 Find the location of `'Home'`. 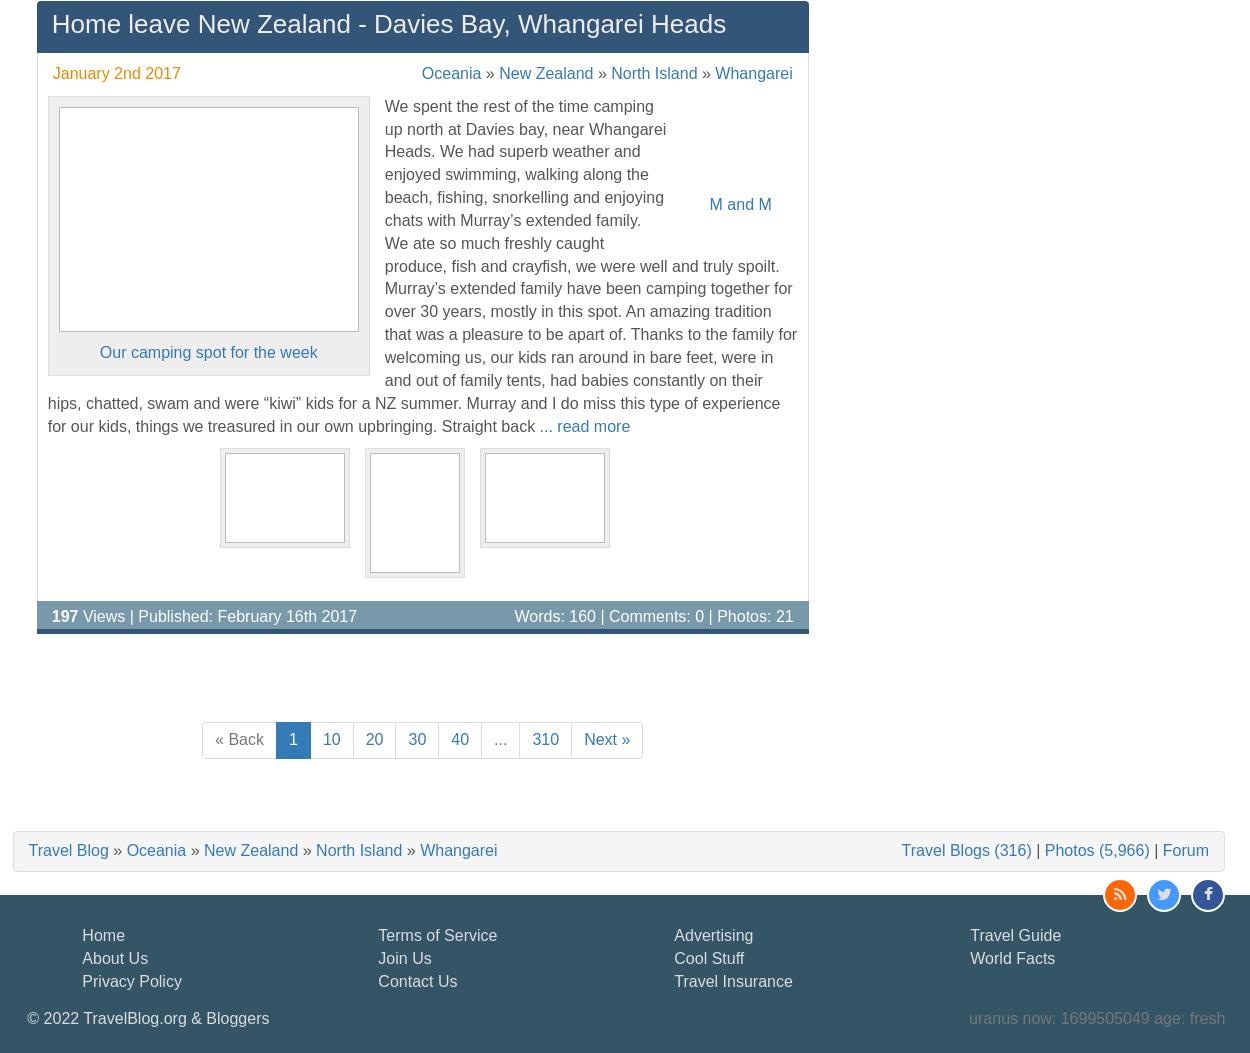

'Home' is located at coordinates (102, 933).